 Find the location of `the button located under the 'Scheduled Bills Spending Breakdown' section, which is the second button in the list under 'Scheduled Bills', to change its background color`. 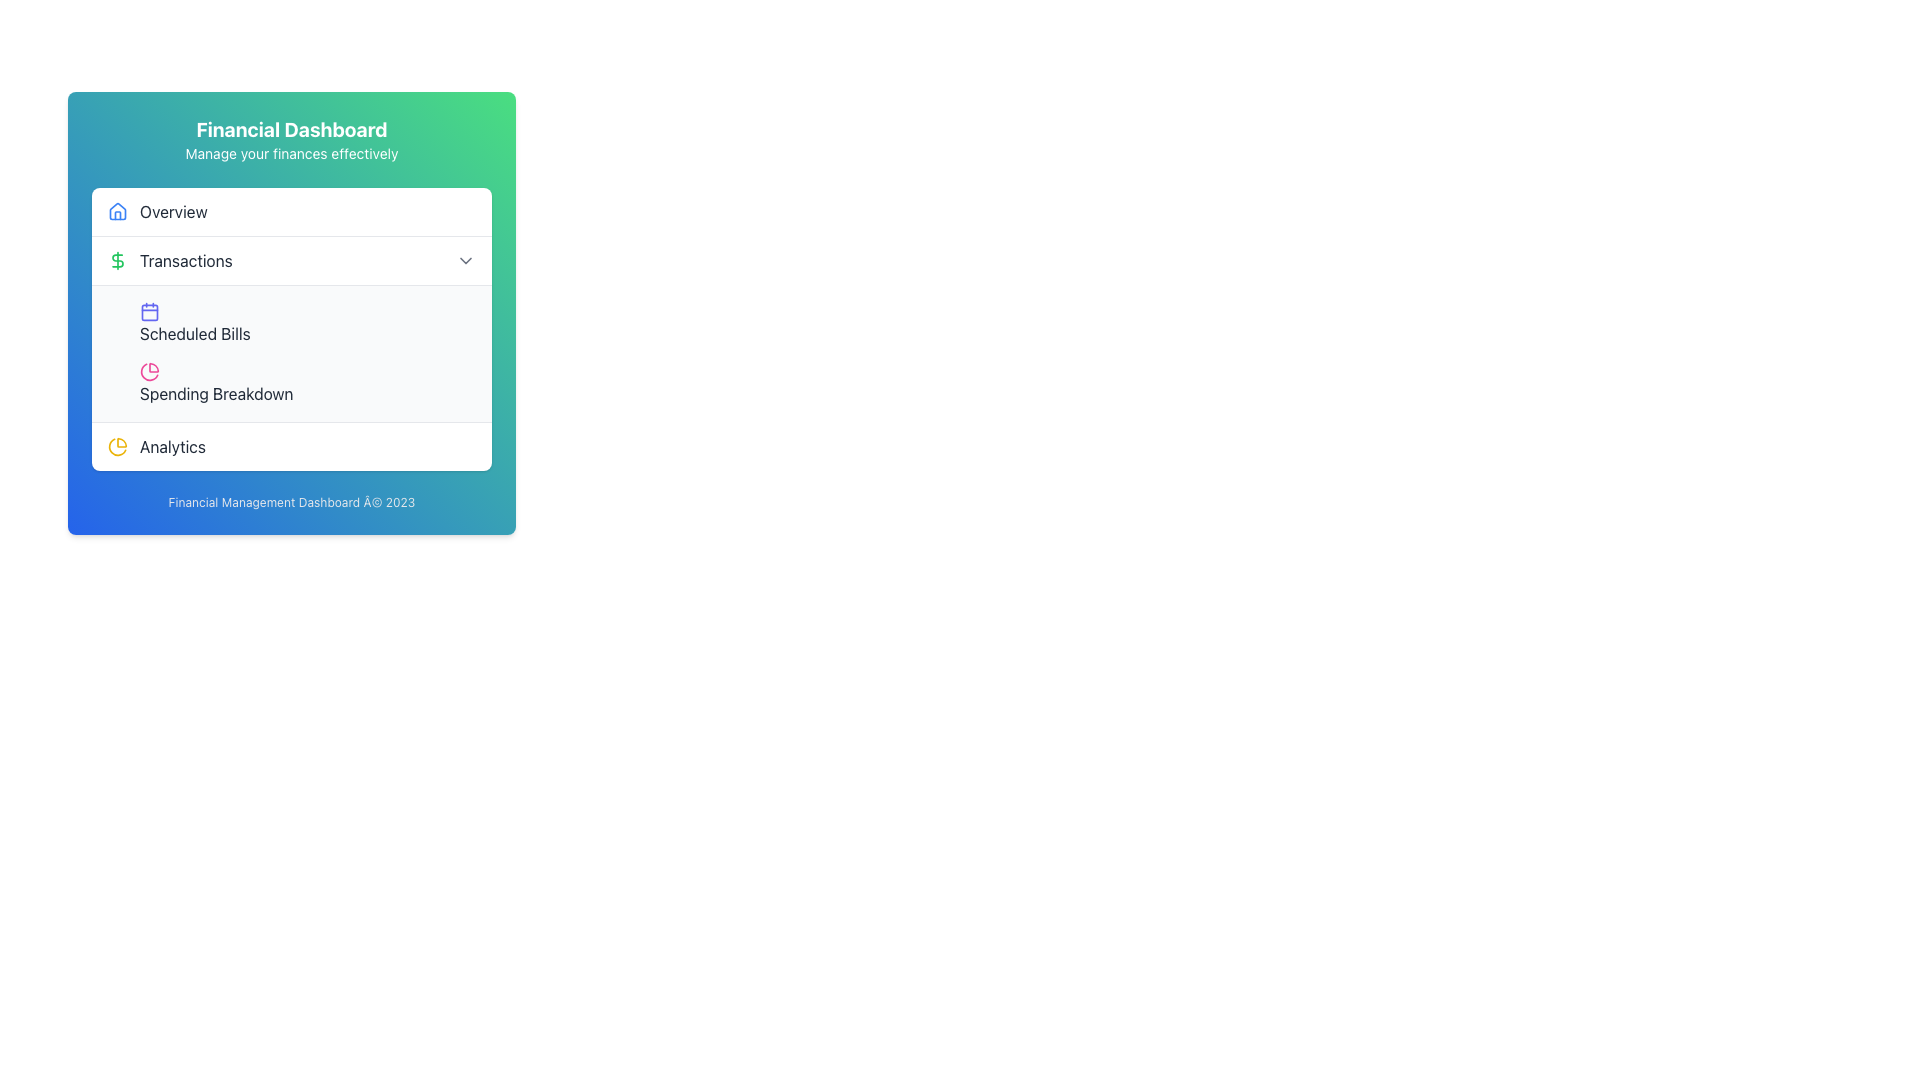

the button located under the 'Scheduled Bills Spending Breakdown' section, which is the second button in the list under 'Scheduled Bills', to change its background color is located at coordinates (306, 384).